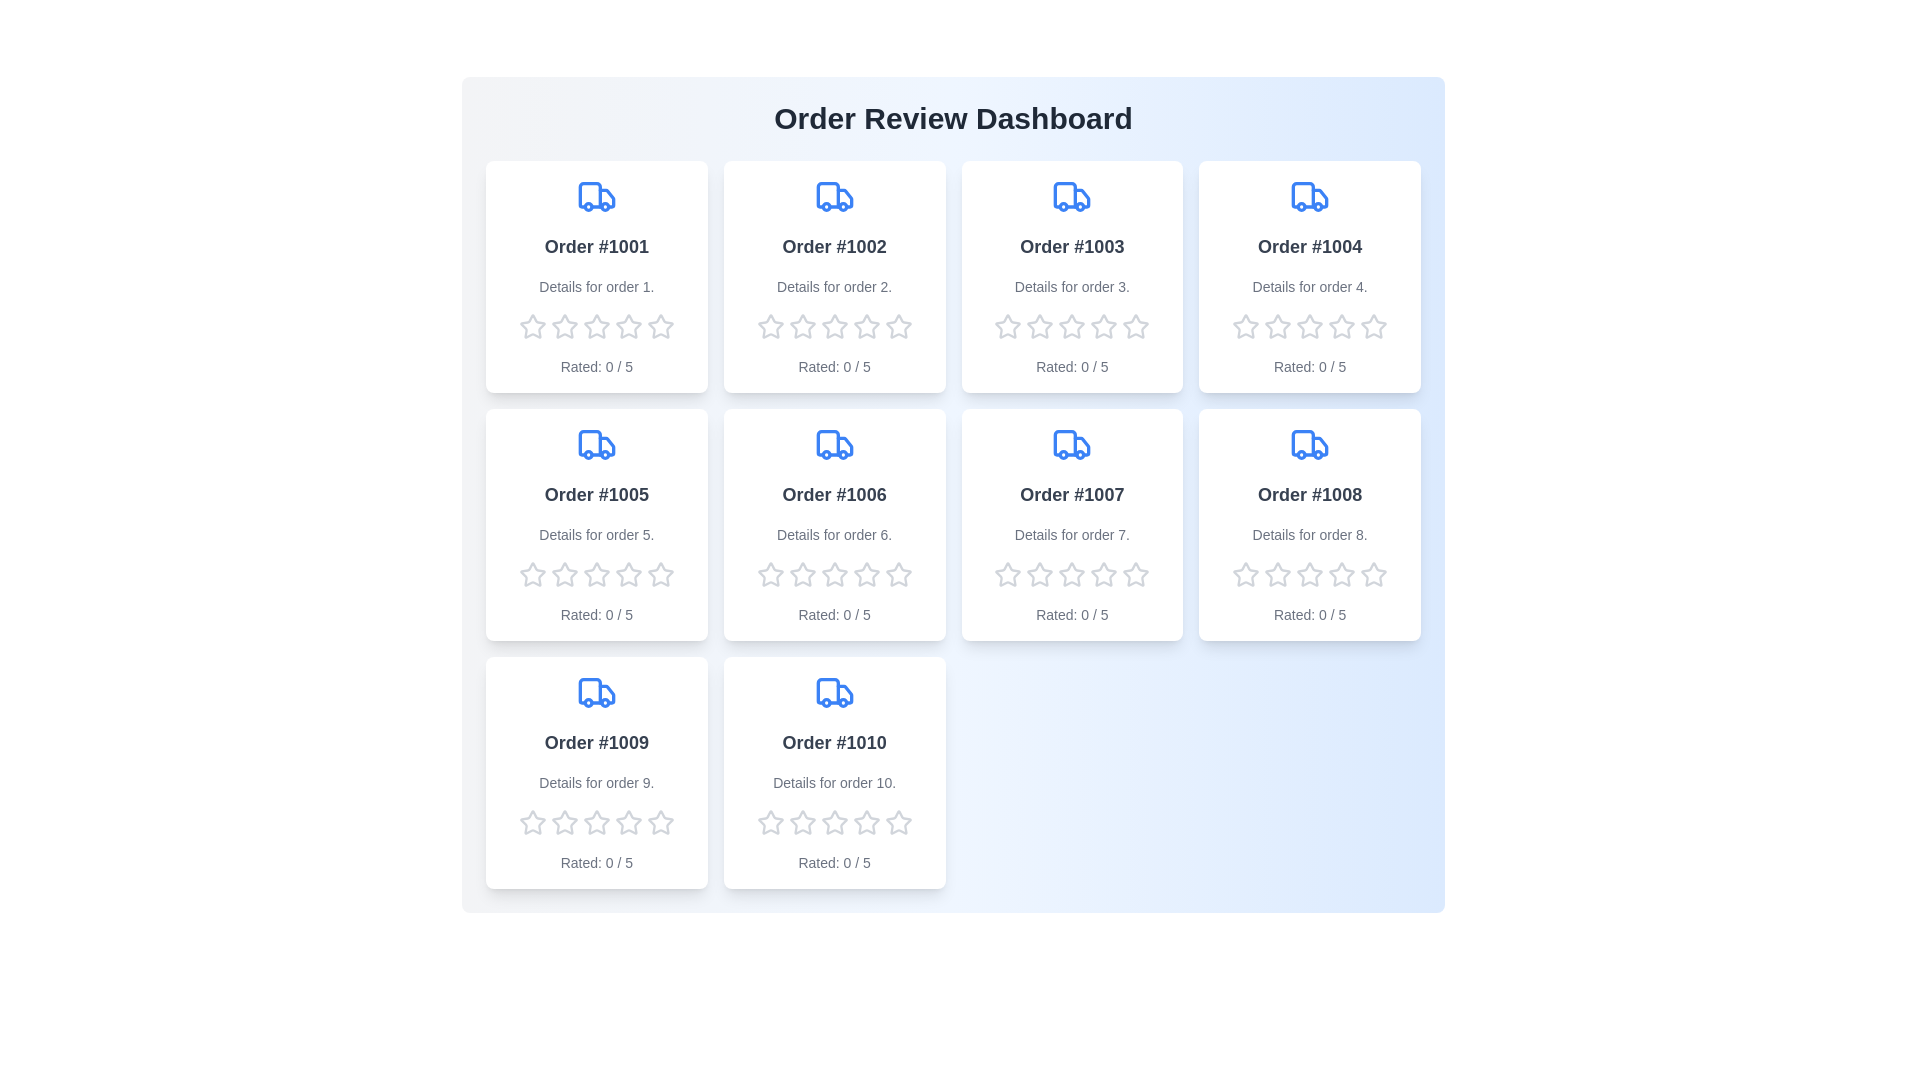 The width and height of the screenshot is (1920, 1080). What do you see at coordinates (532, 326) in the screenshot?
I see `the rating of the order to 1 stars by clicking on the corresponding star` at bounding box center [532, 326].